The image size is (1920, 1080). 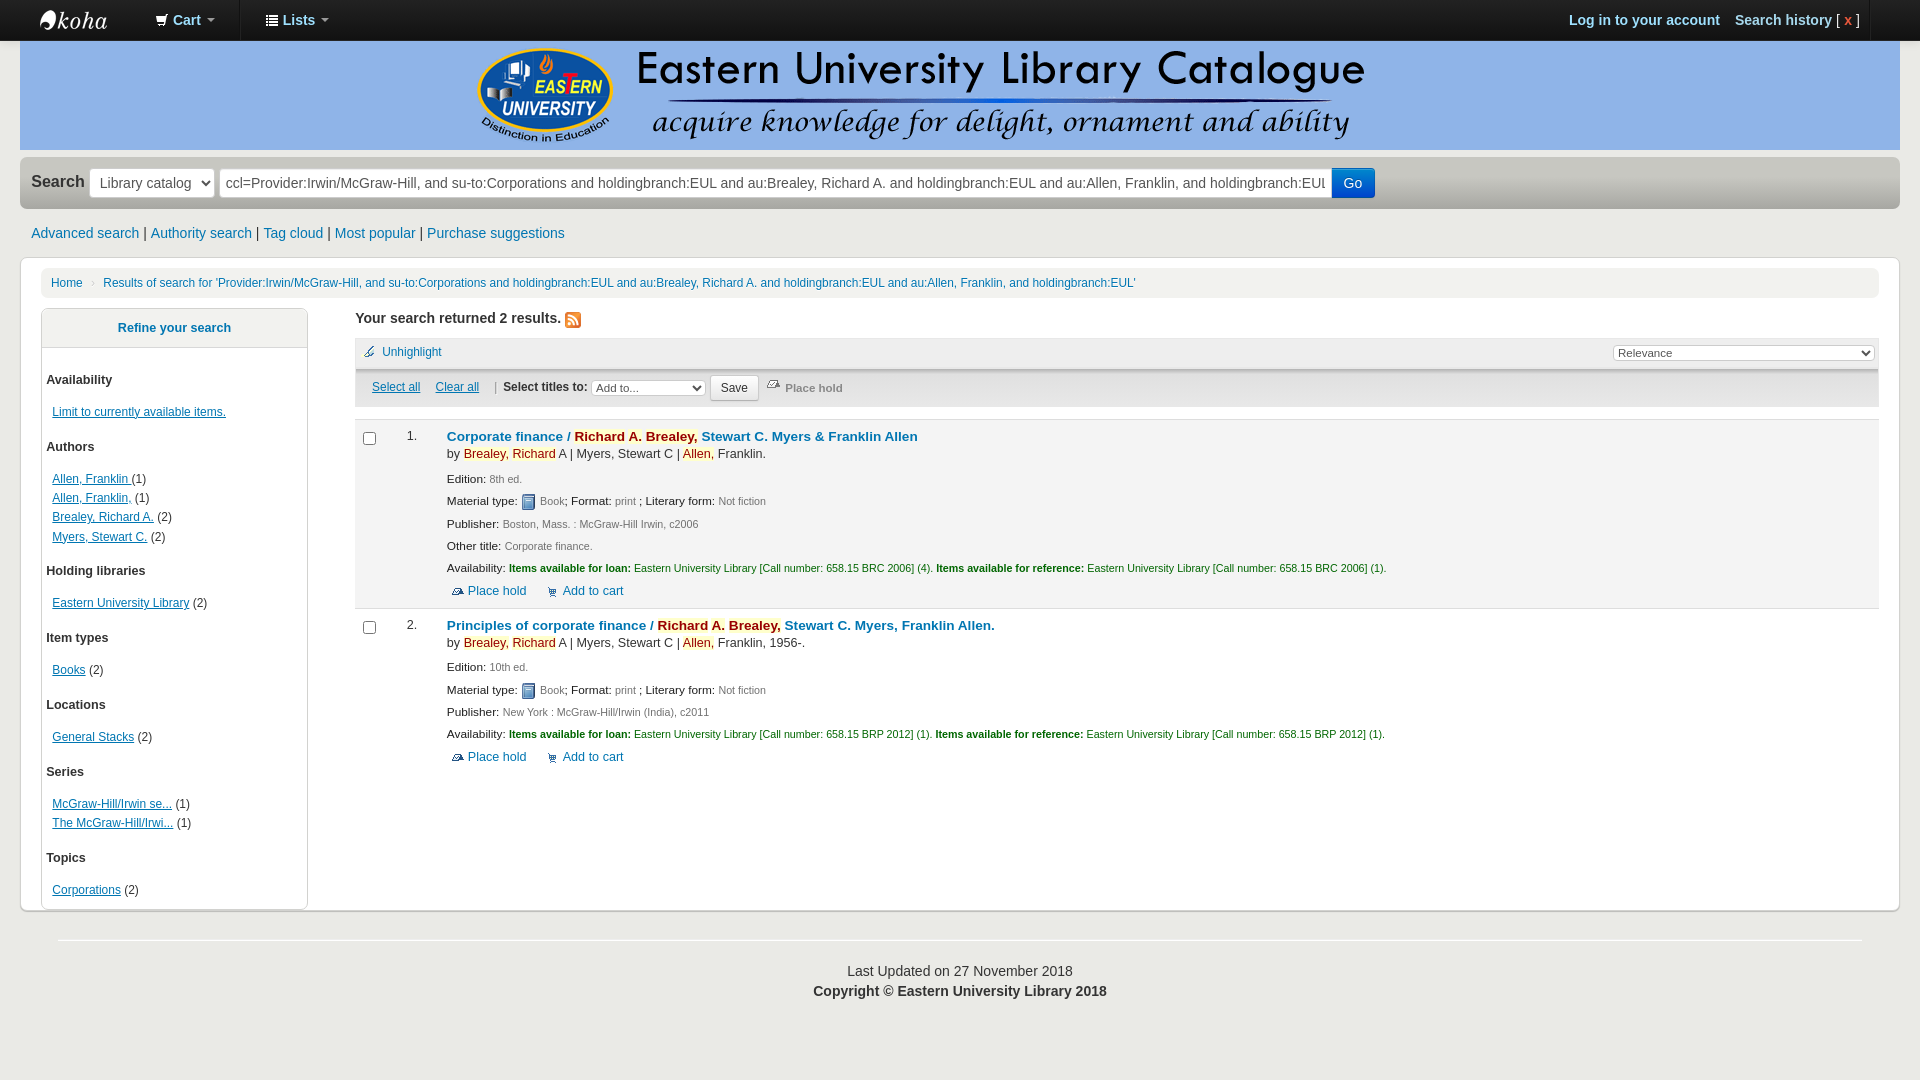 I want to click on 'Myers, Stewart C.', so click(x=98, y=535).